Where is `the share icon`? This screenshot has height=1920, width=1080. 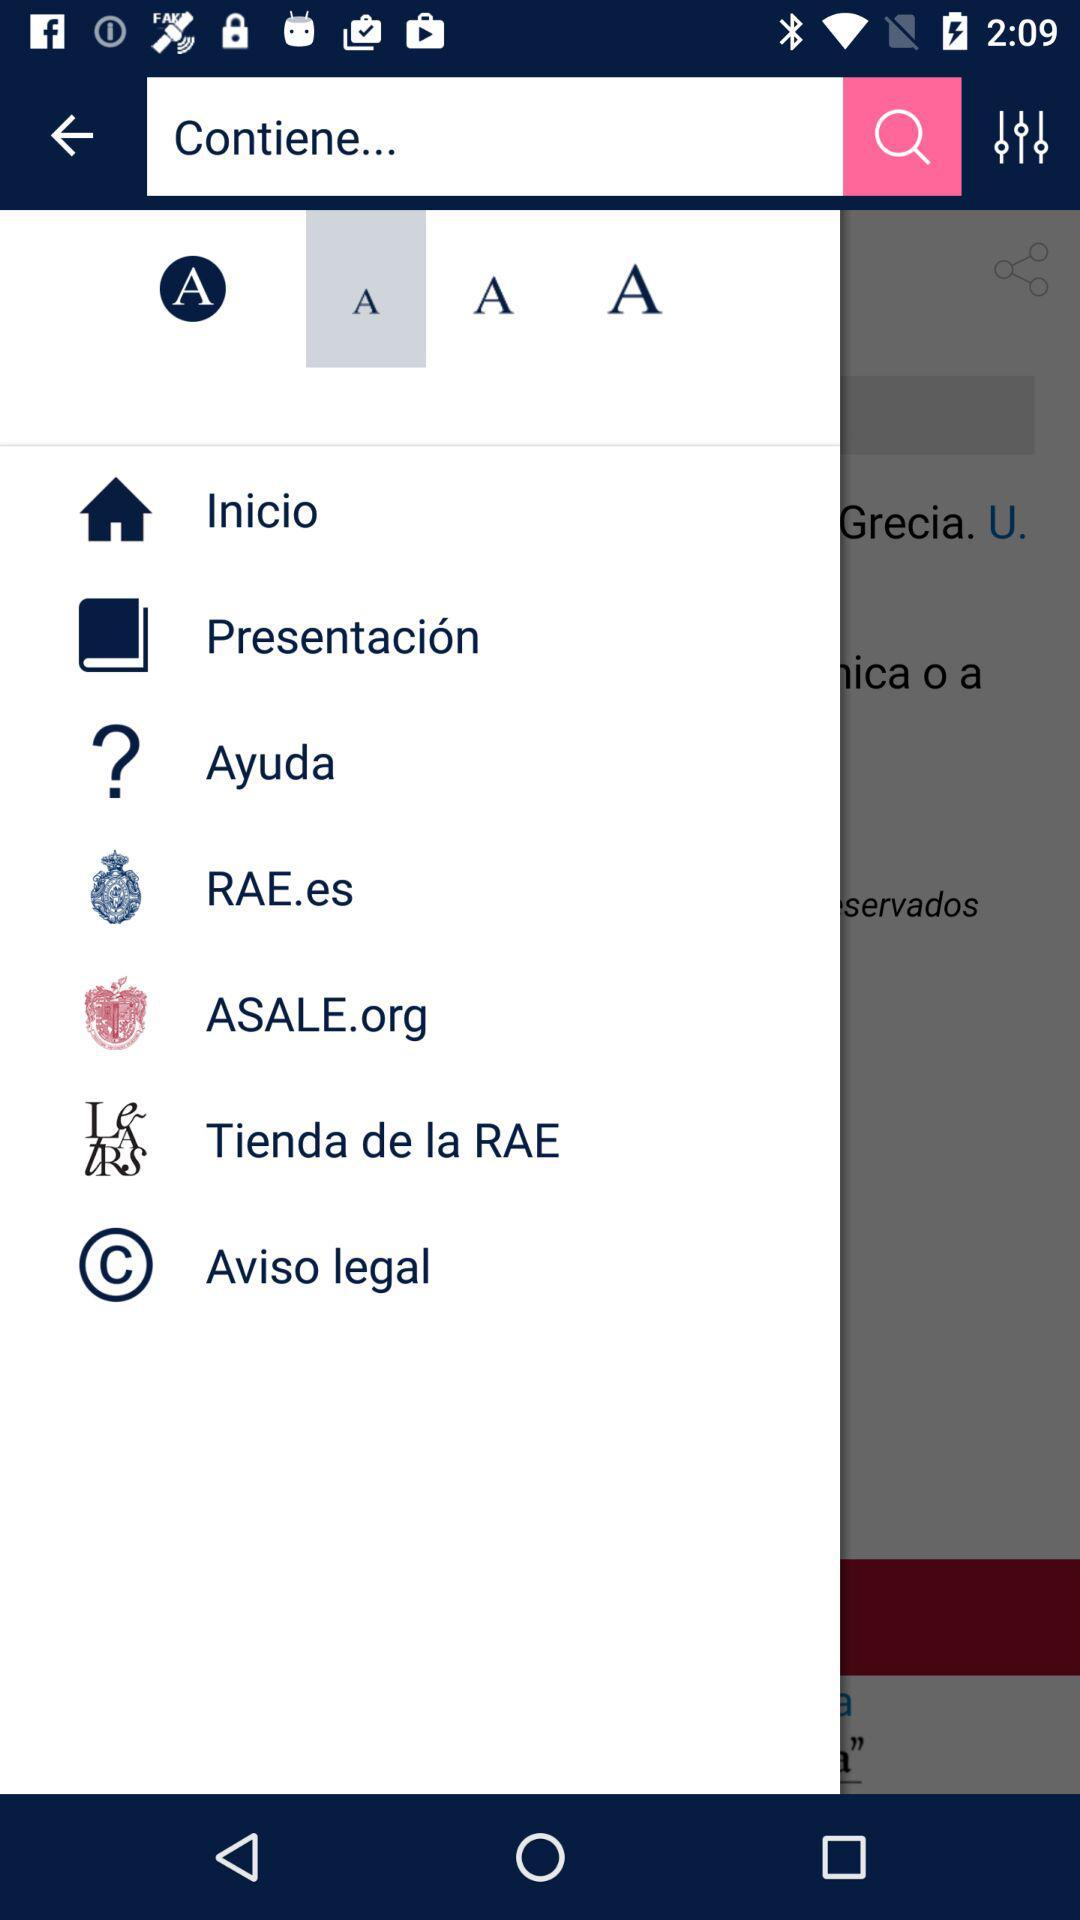 the share icon is located at coordinates (1020, 268).